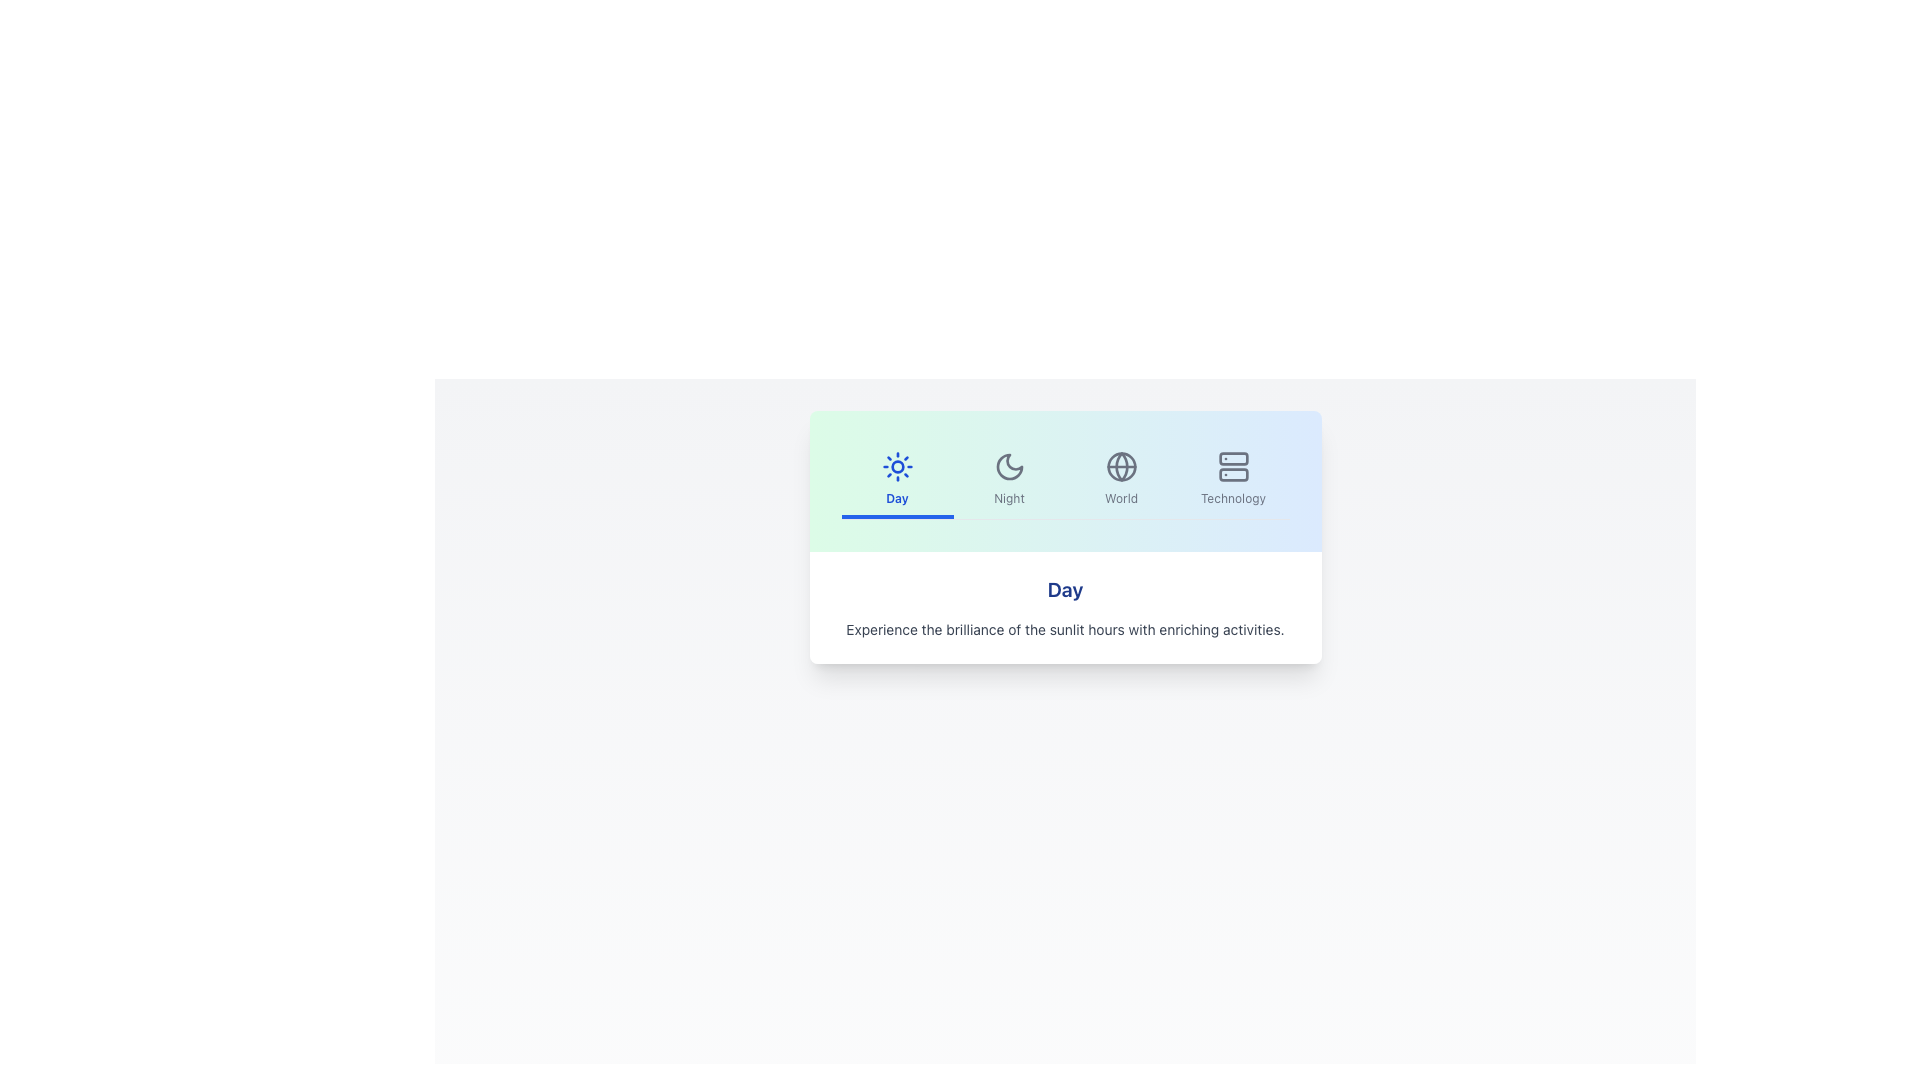 The image size is (1920, 1080). What do you see at coordinates (1121, 466) in the screenshot?
I see `the gray spherical circular outline icon representing the 'World' tab` at bounding box center [1121, 466].